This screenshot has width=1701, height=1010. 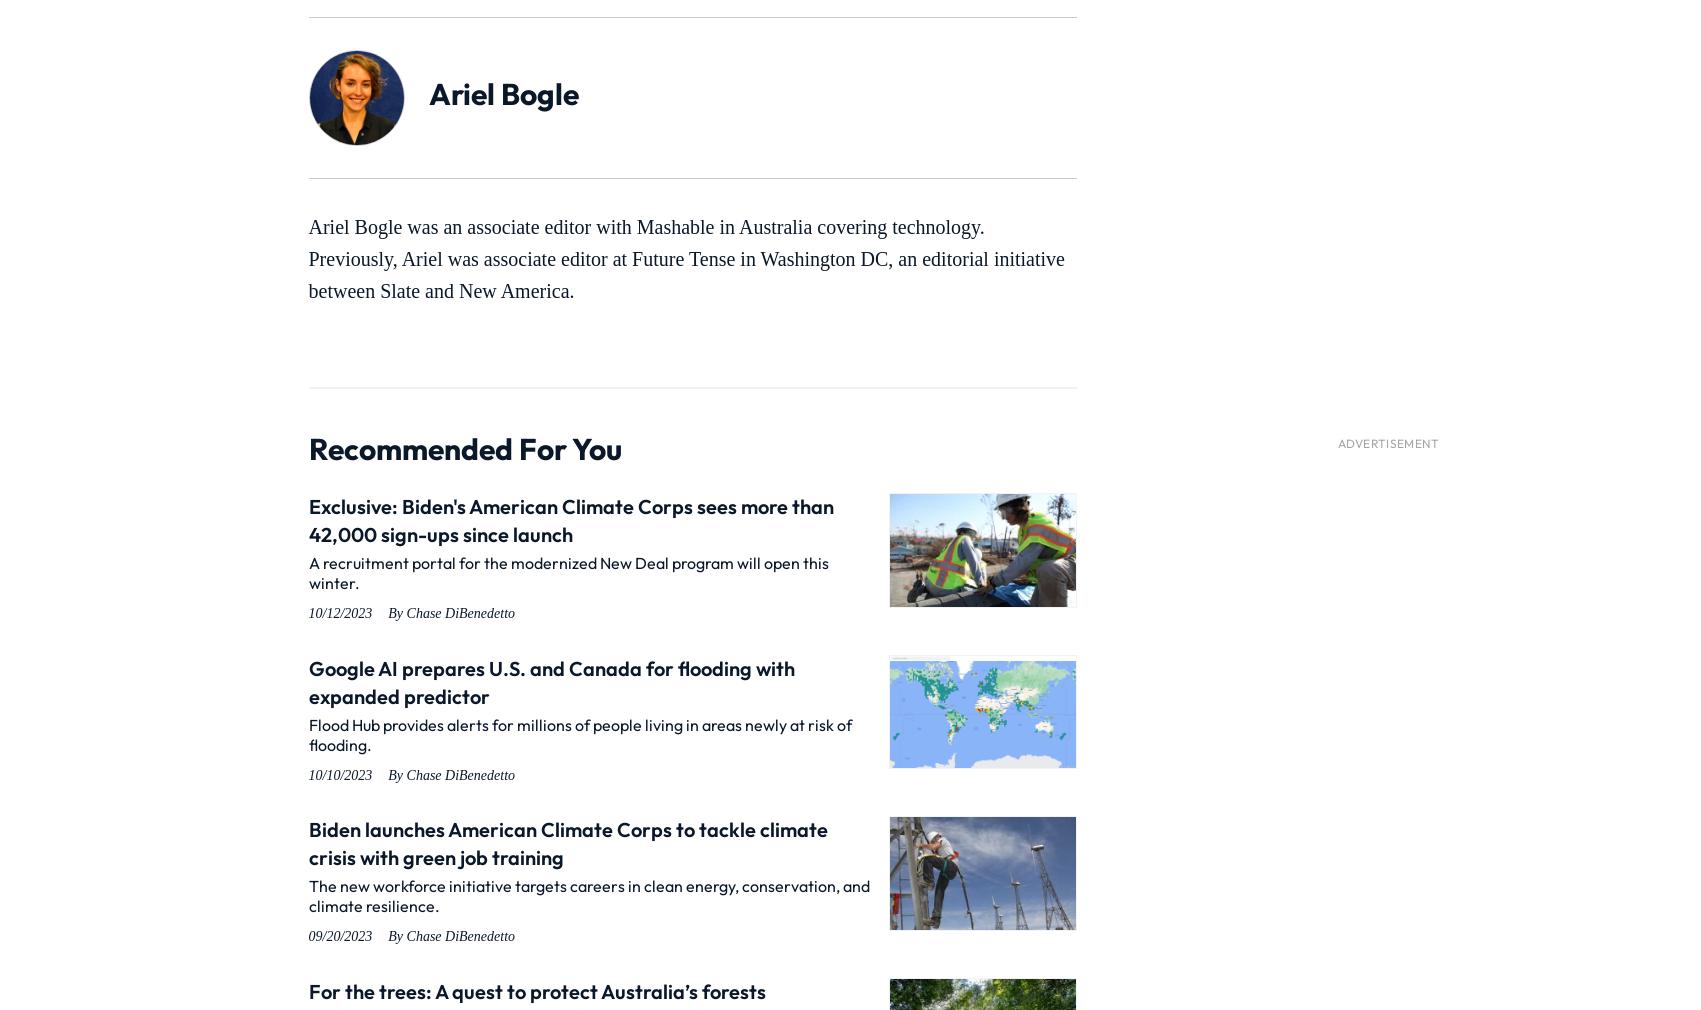 I want to click on 'The new workforce initiative targets careers in clean energy, conservation, and climate resilience.', so click(x=588, y=895).